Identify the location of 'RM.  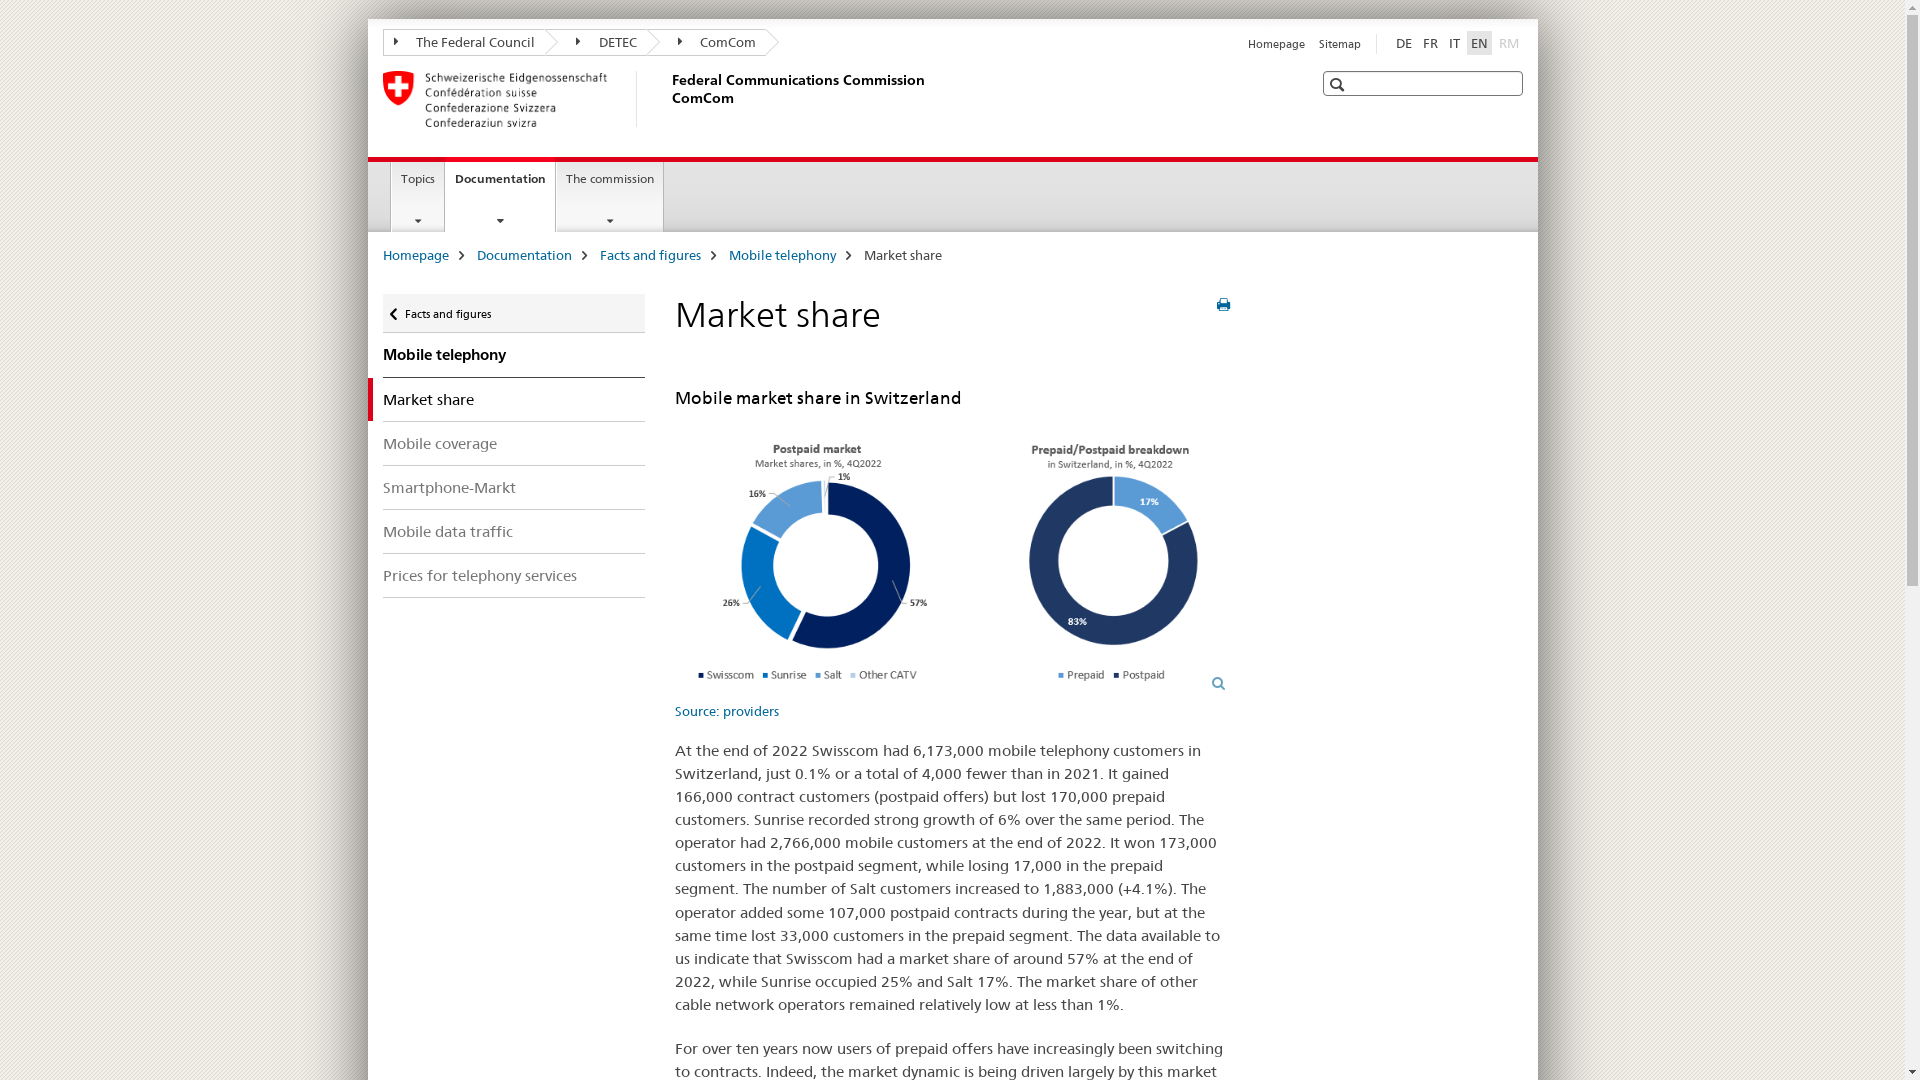
(1507, 42).